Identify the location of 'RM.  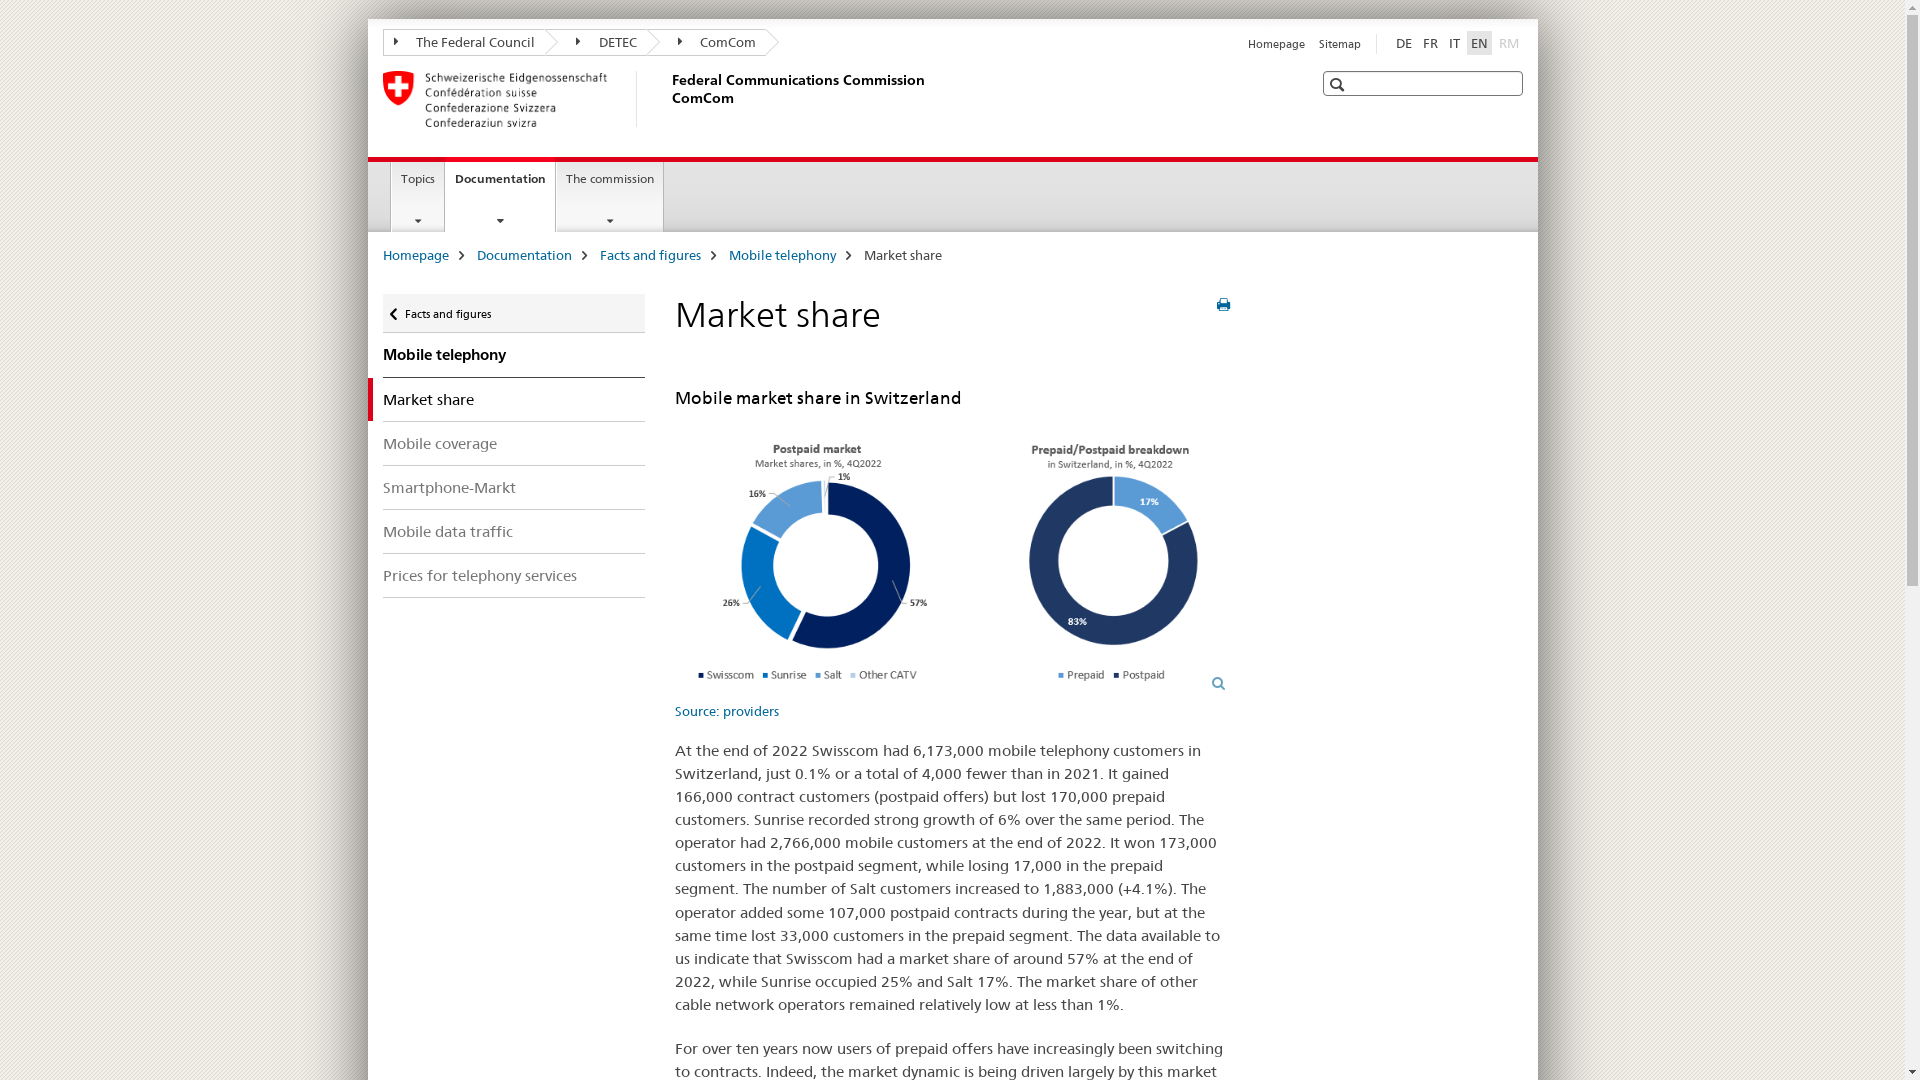
(1507, 42).